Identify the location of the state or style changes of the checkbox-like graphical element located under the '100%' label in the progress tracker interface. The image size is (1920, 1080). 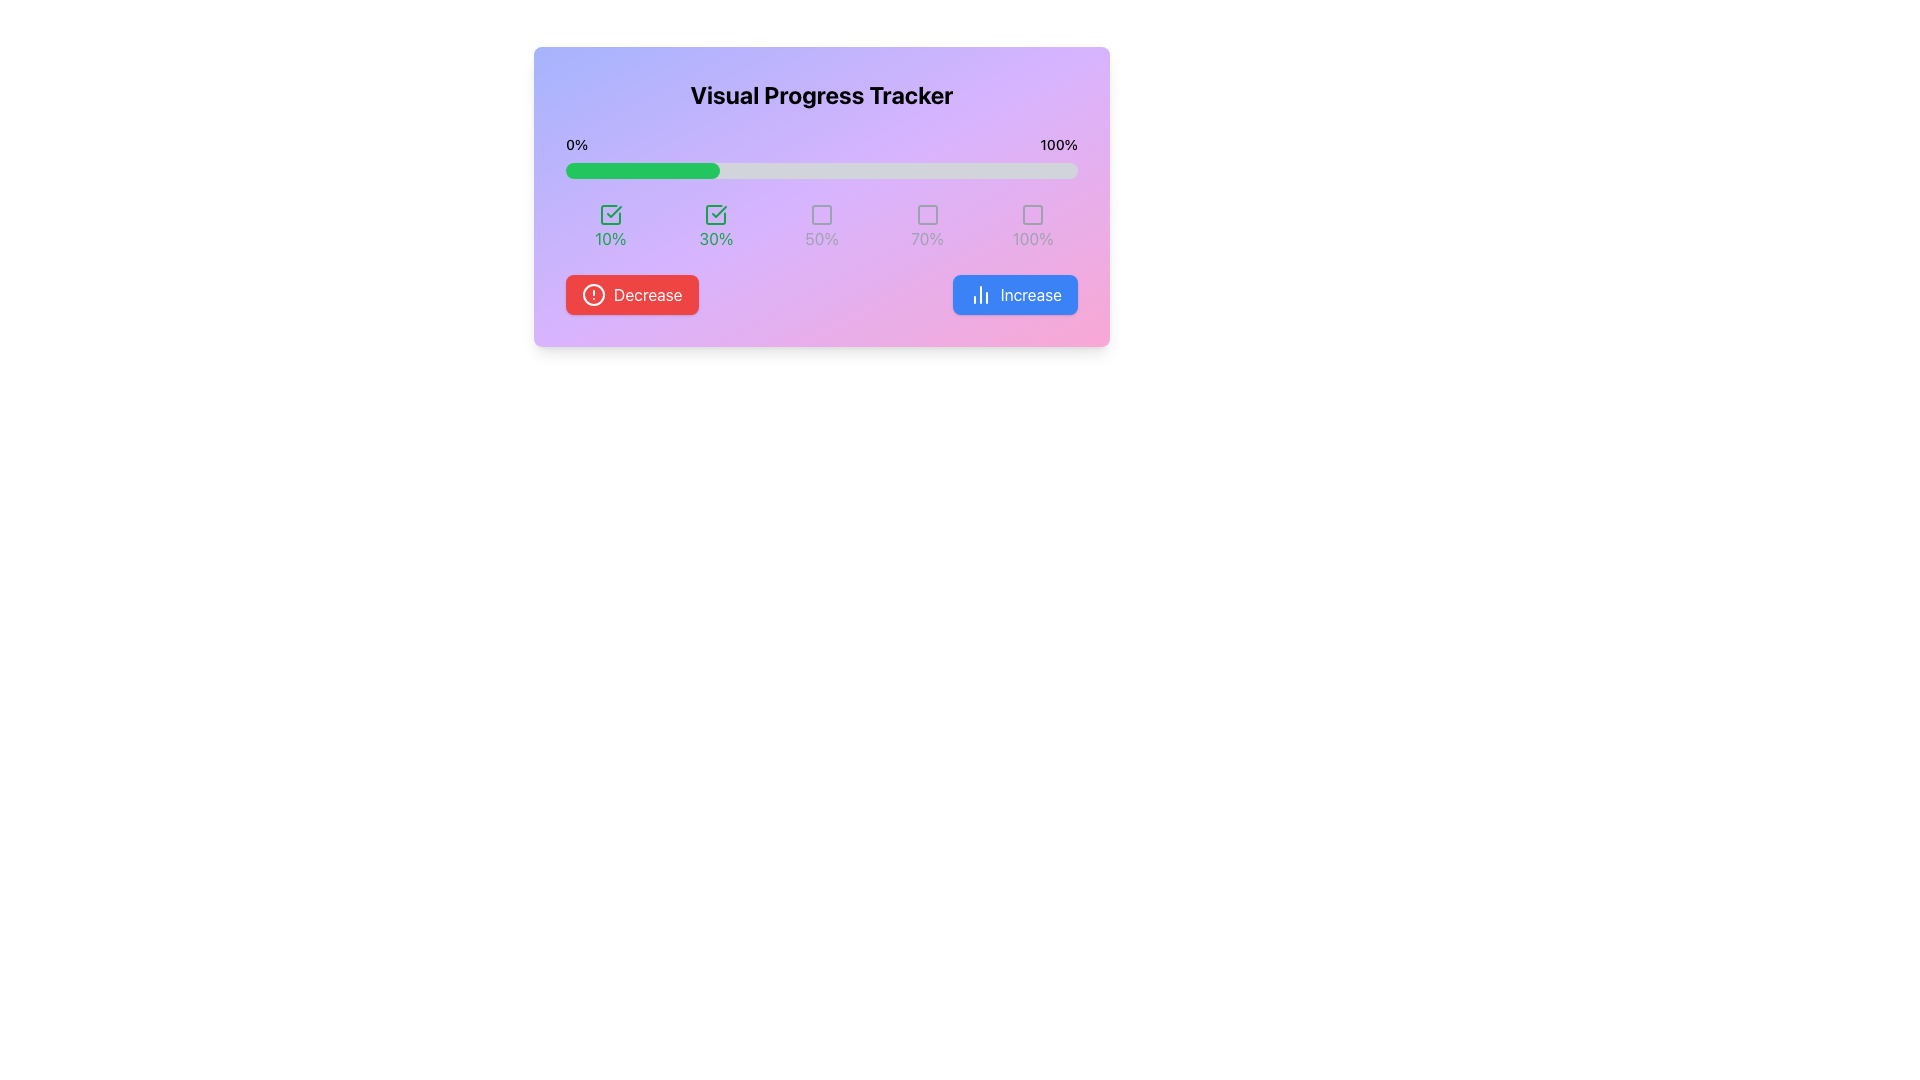
(1033, 215).